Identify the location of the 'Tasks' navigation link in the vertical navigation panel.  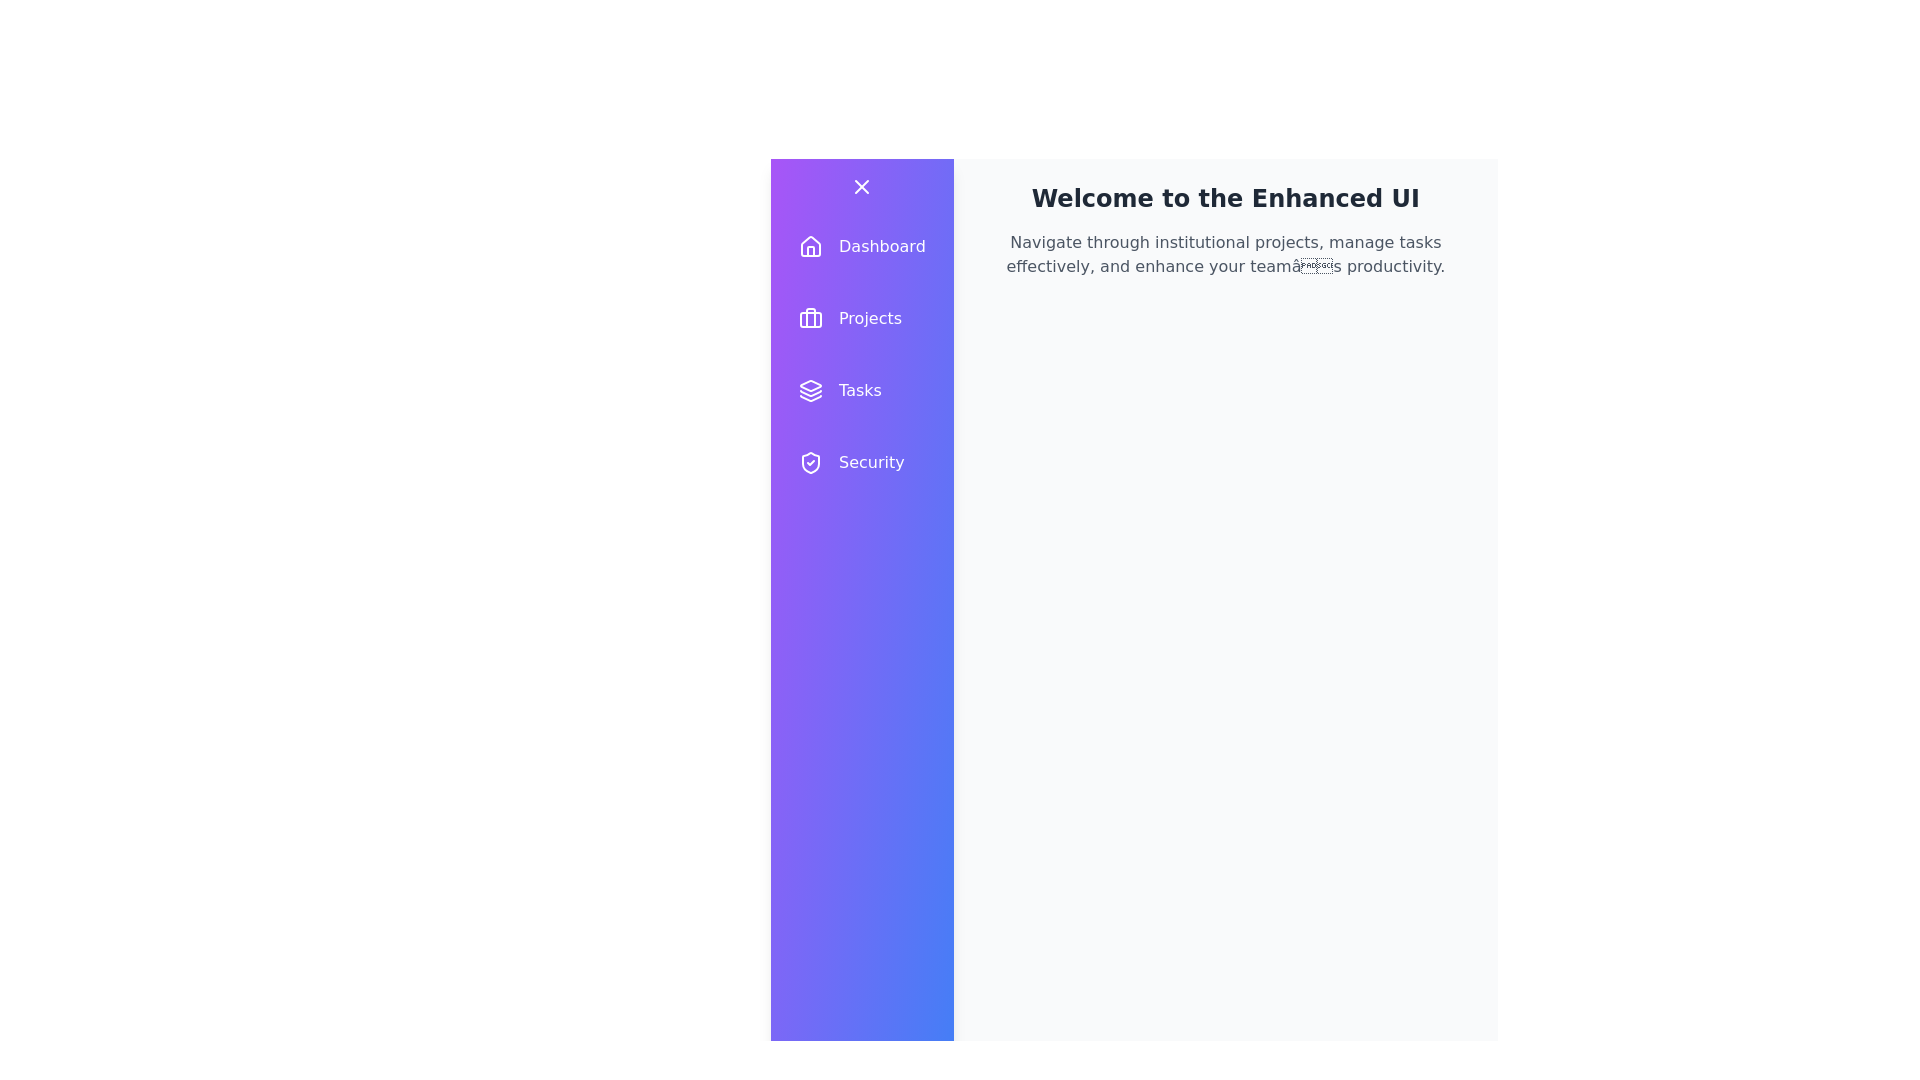
(862, 390).